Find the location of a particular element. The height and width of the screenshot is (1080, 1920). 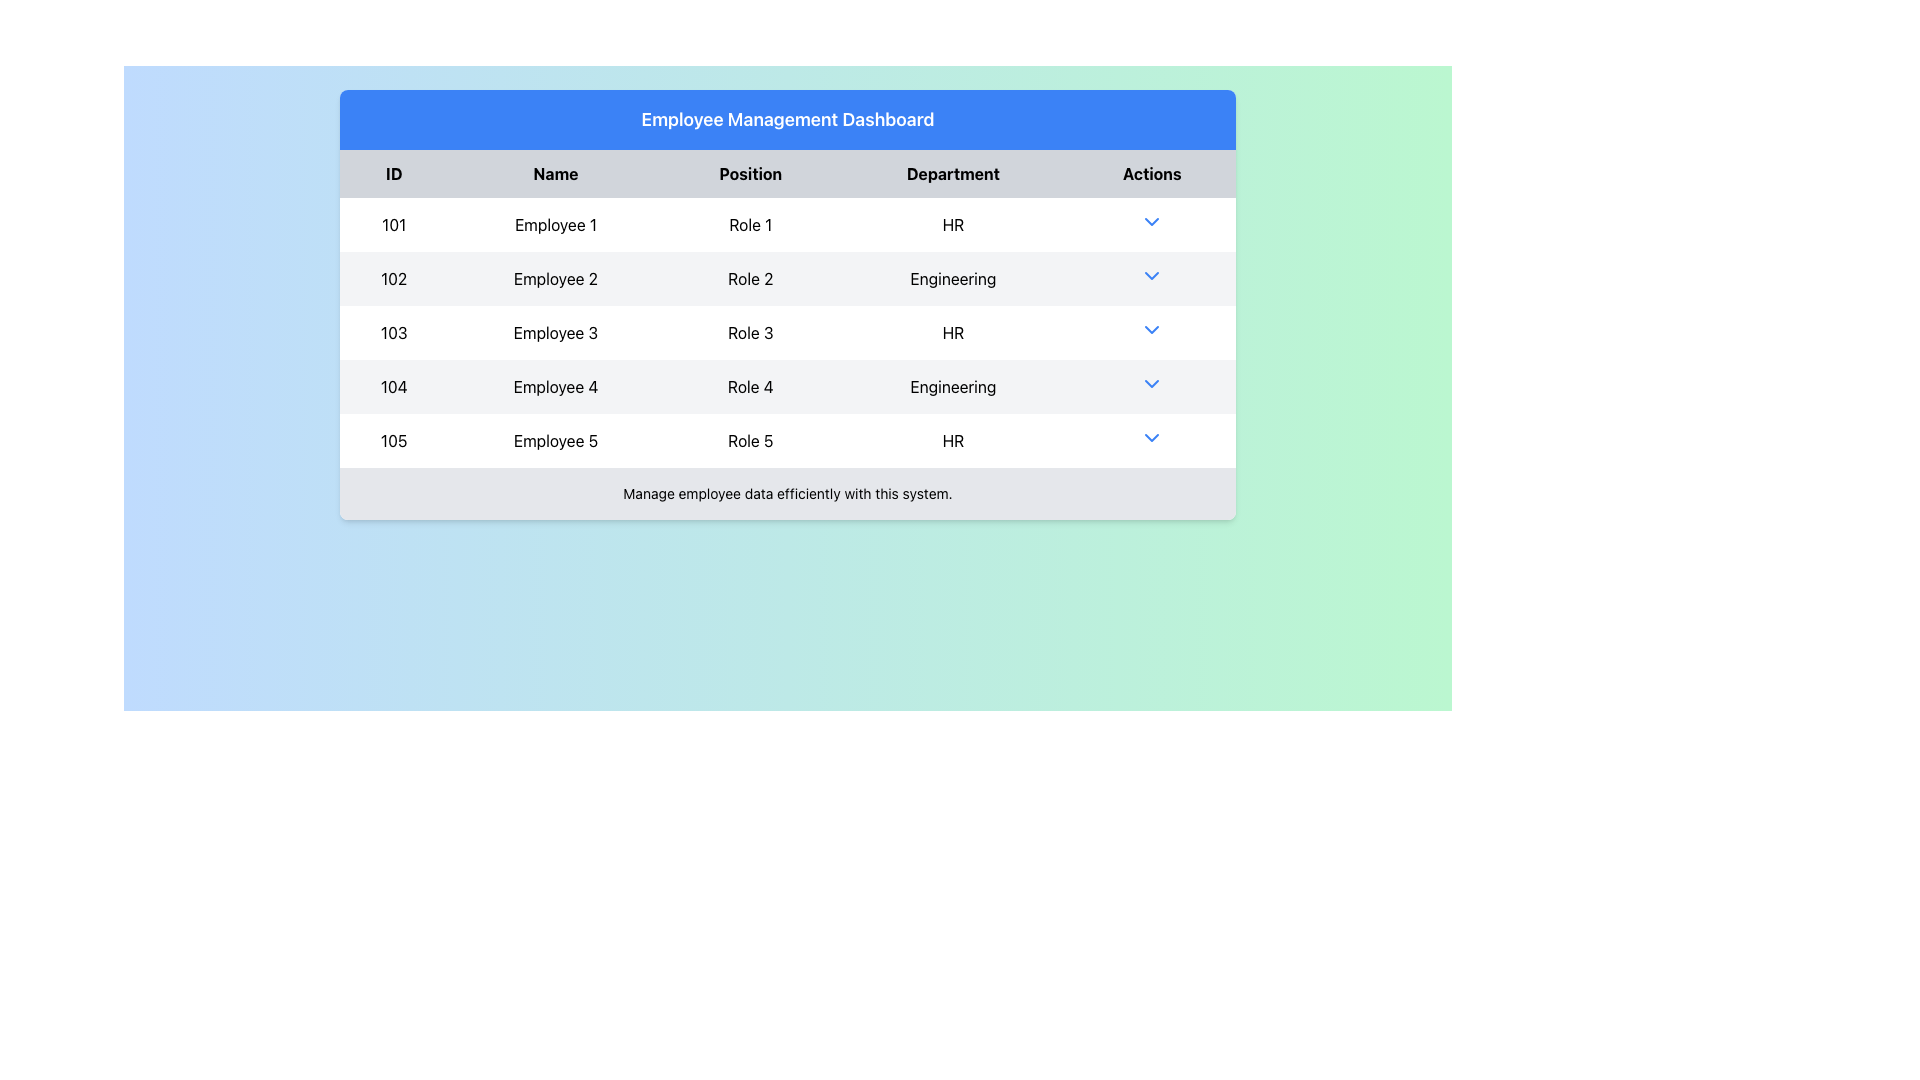

text 'Employee 3' from the second cell in the third row of the table, which is under the 'Name' column is located at coordinates (556, 331).